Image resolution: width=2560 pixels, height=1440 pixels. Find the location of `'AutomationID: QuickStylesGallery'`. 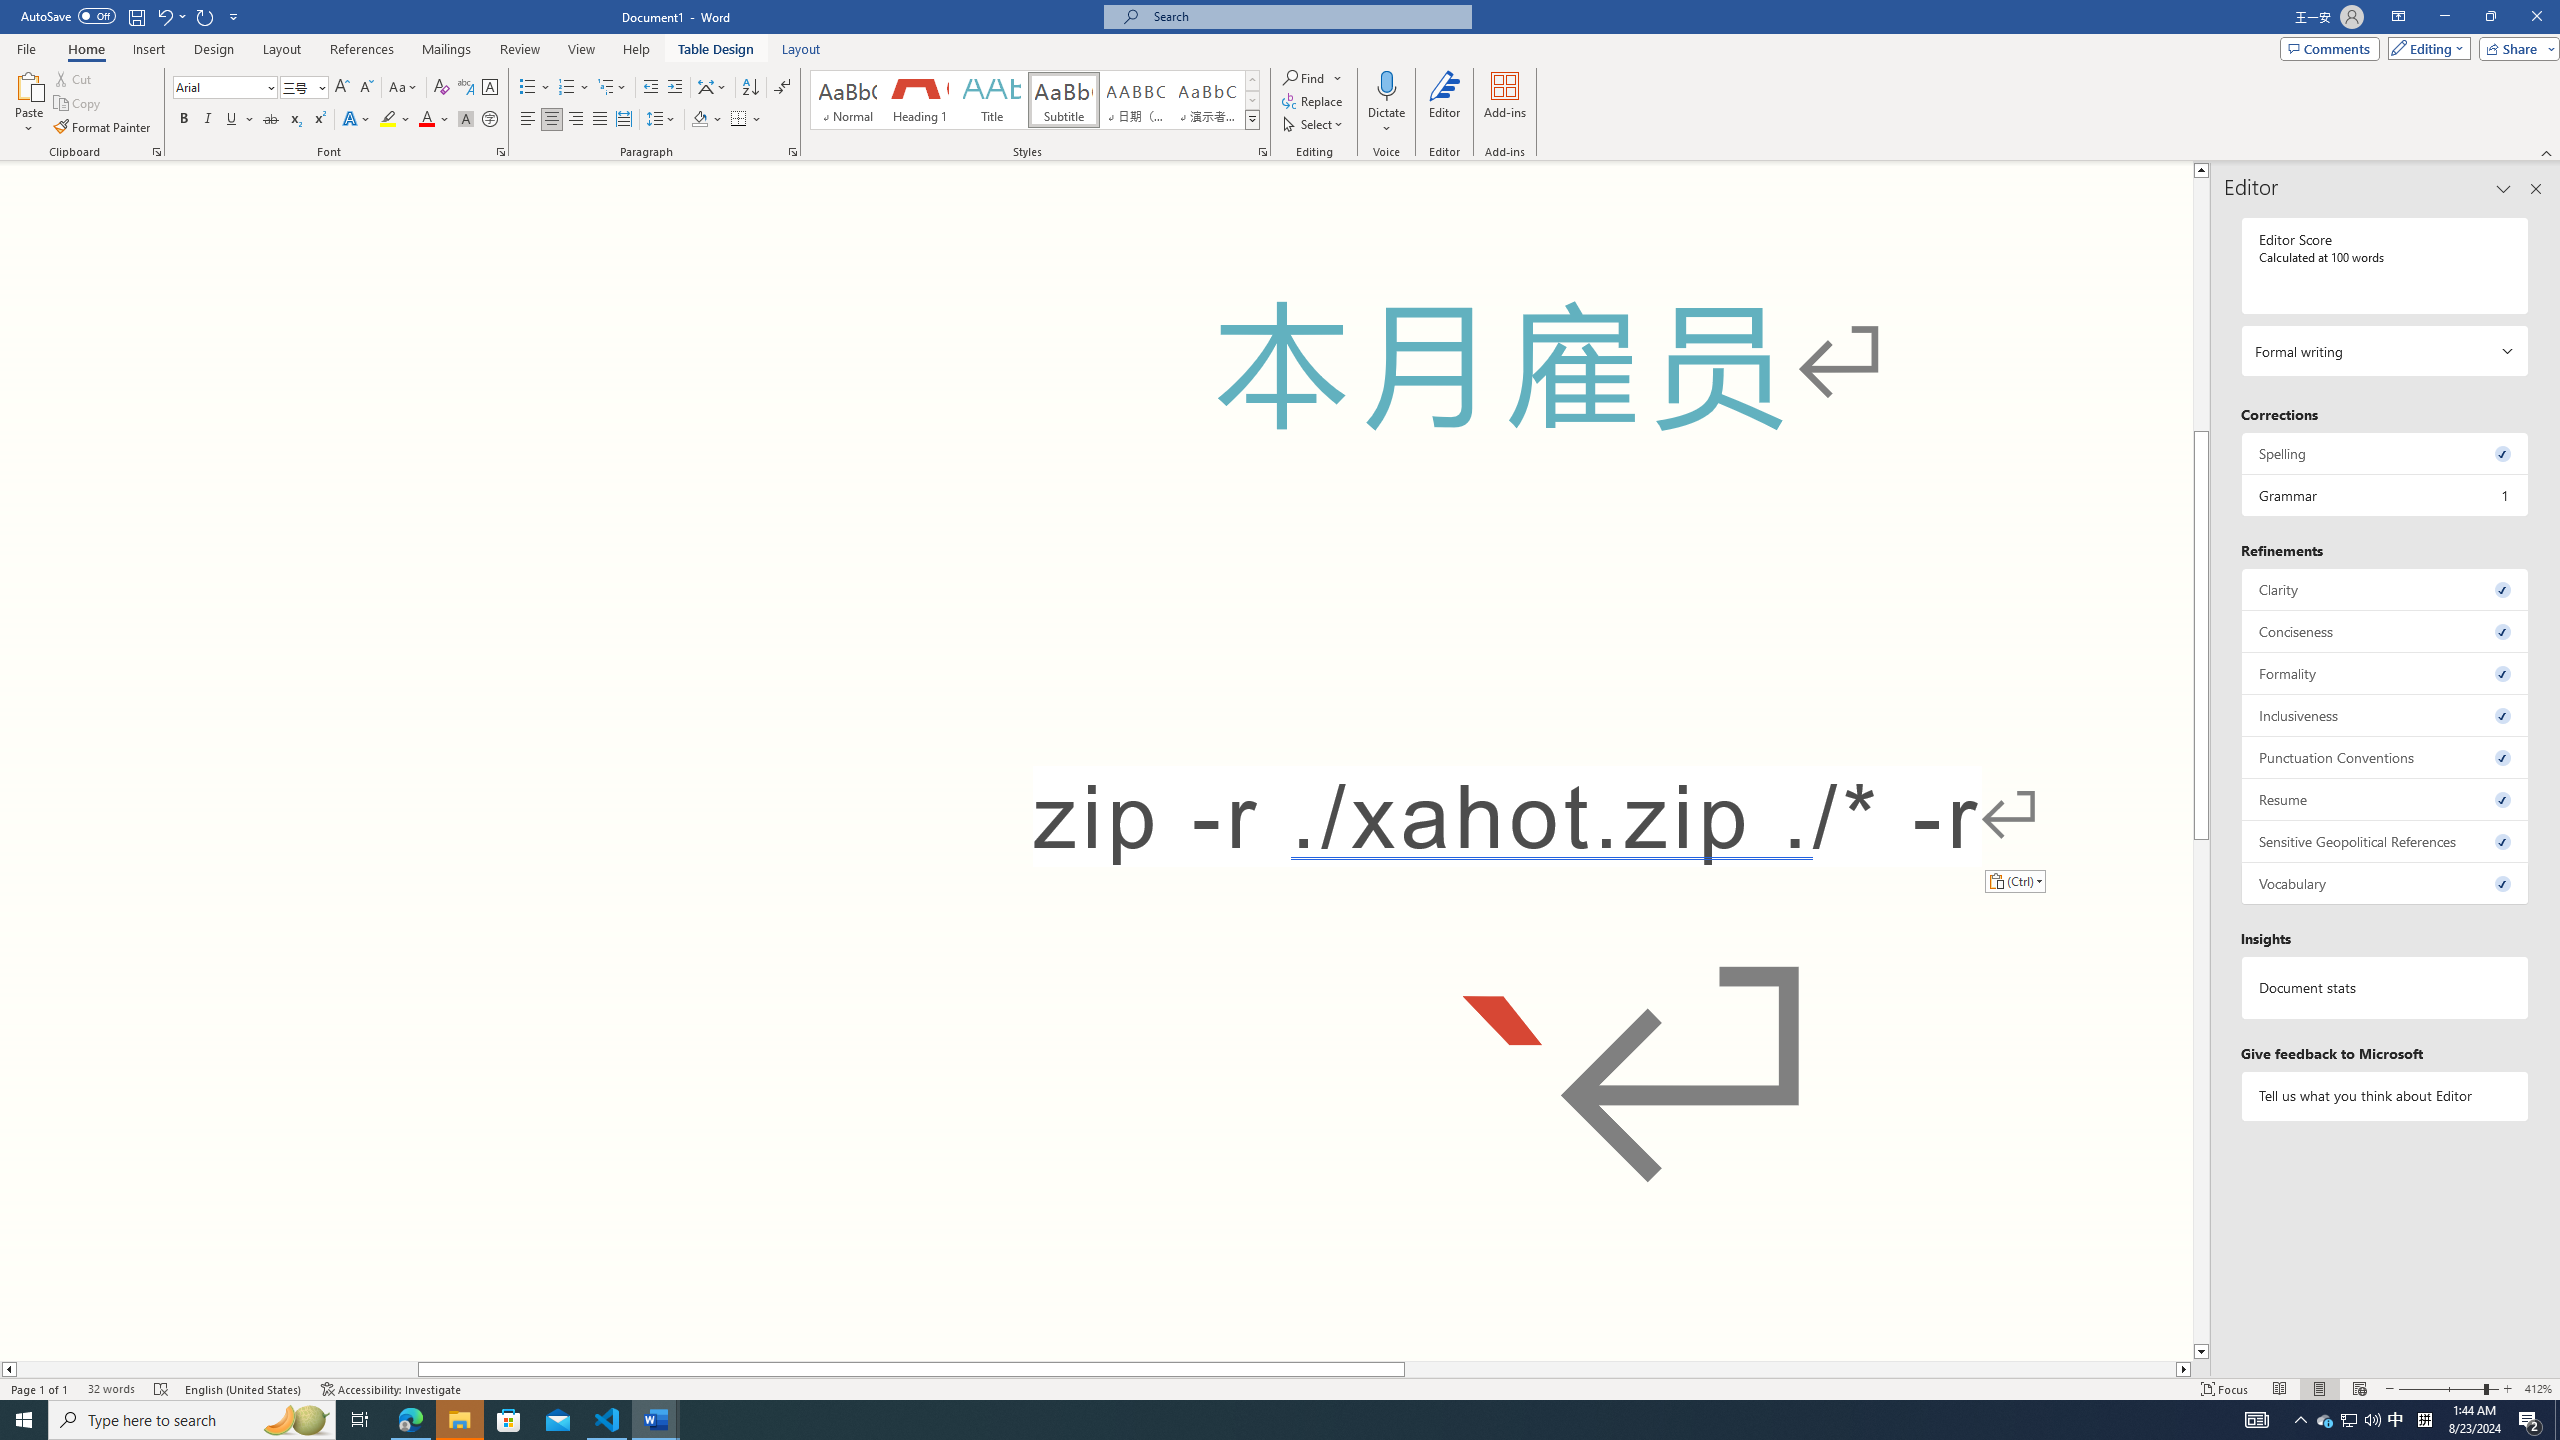

'AutomationID: QuickStylesGallery' is located at coordinates (1035, 99).